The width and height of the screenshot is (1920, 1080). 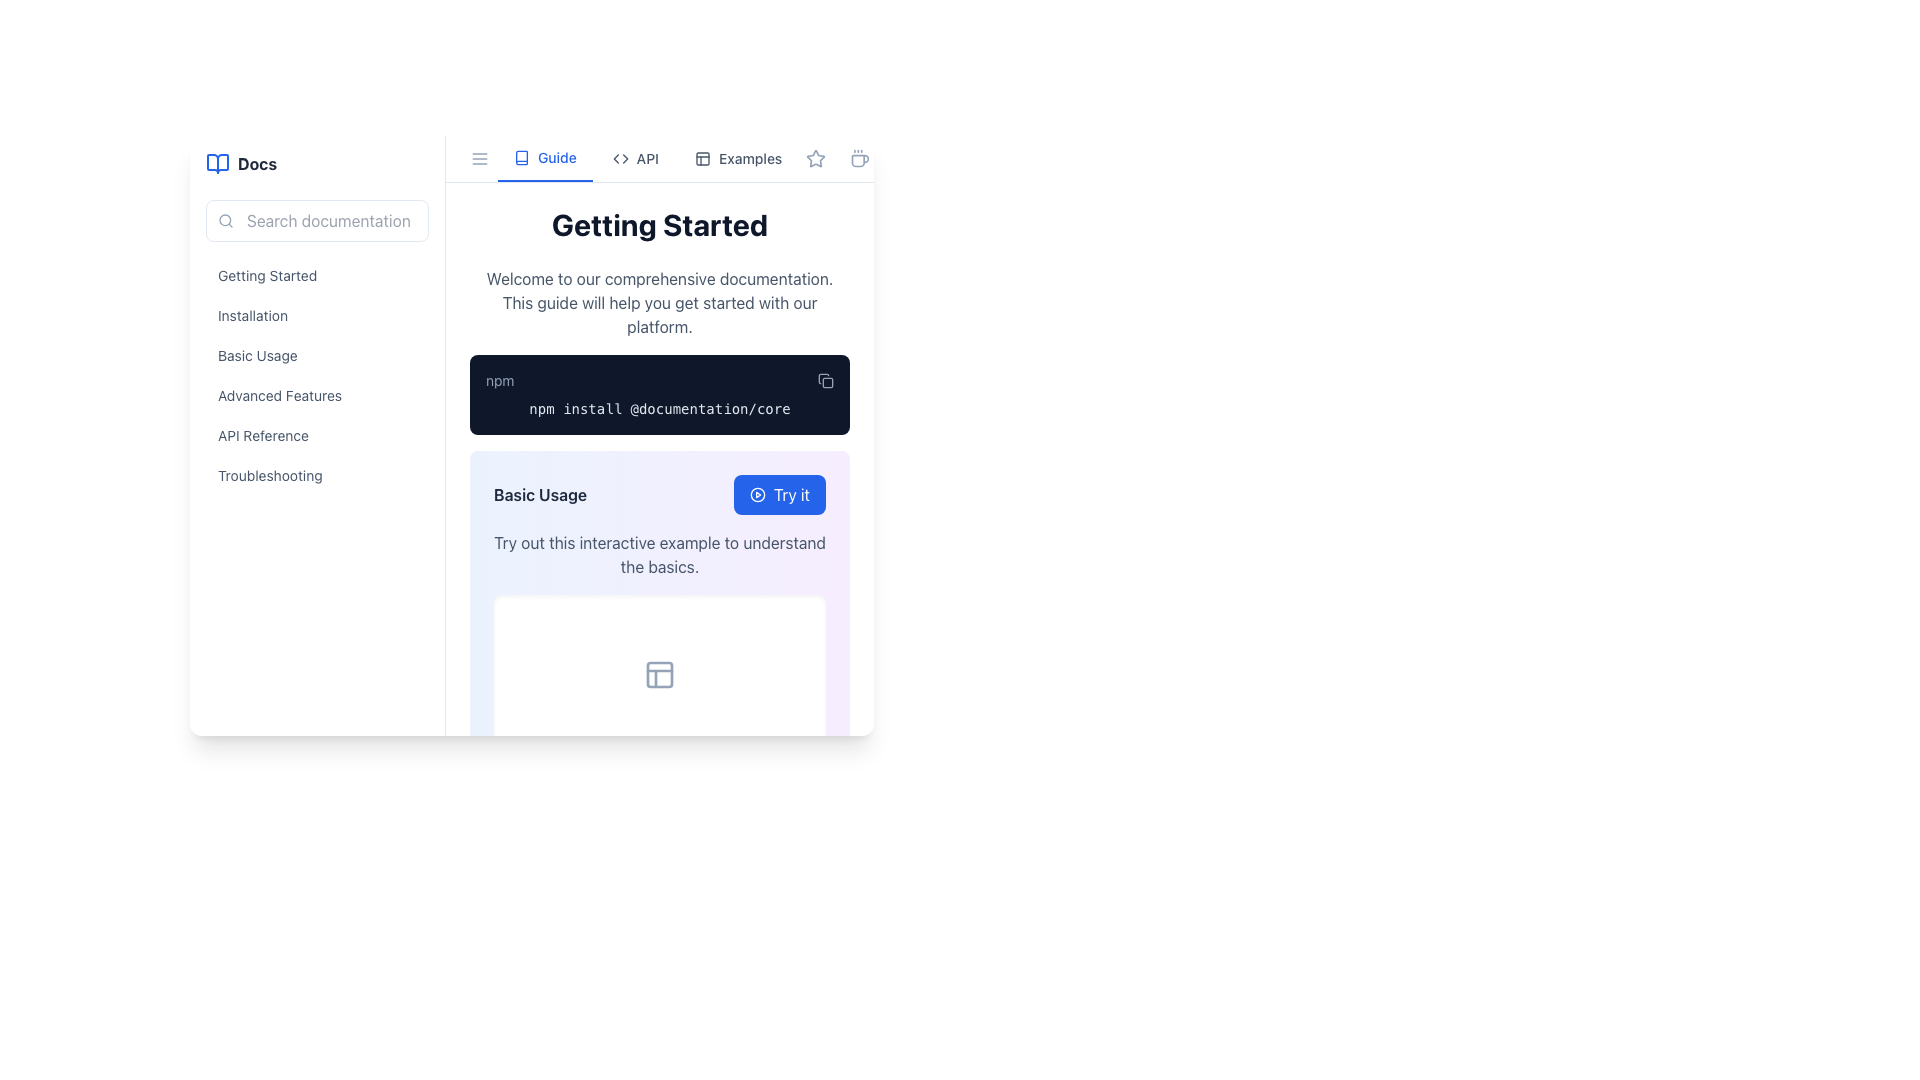 I want to click on the main body segment of the coffee cup icon, which is part of the SVG group labeled 'lucide-coffee' located in the top-right section of the application interface, so click(x=860, y=160).